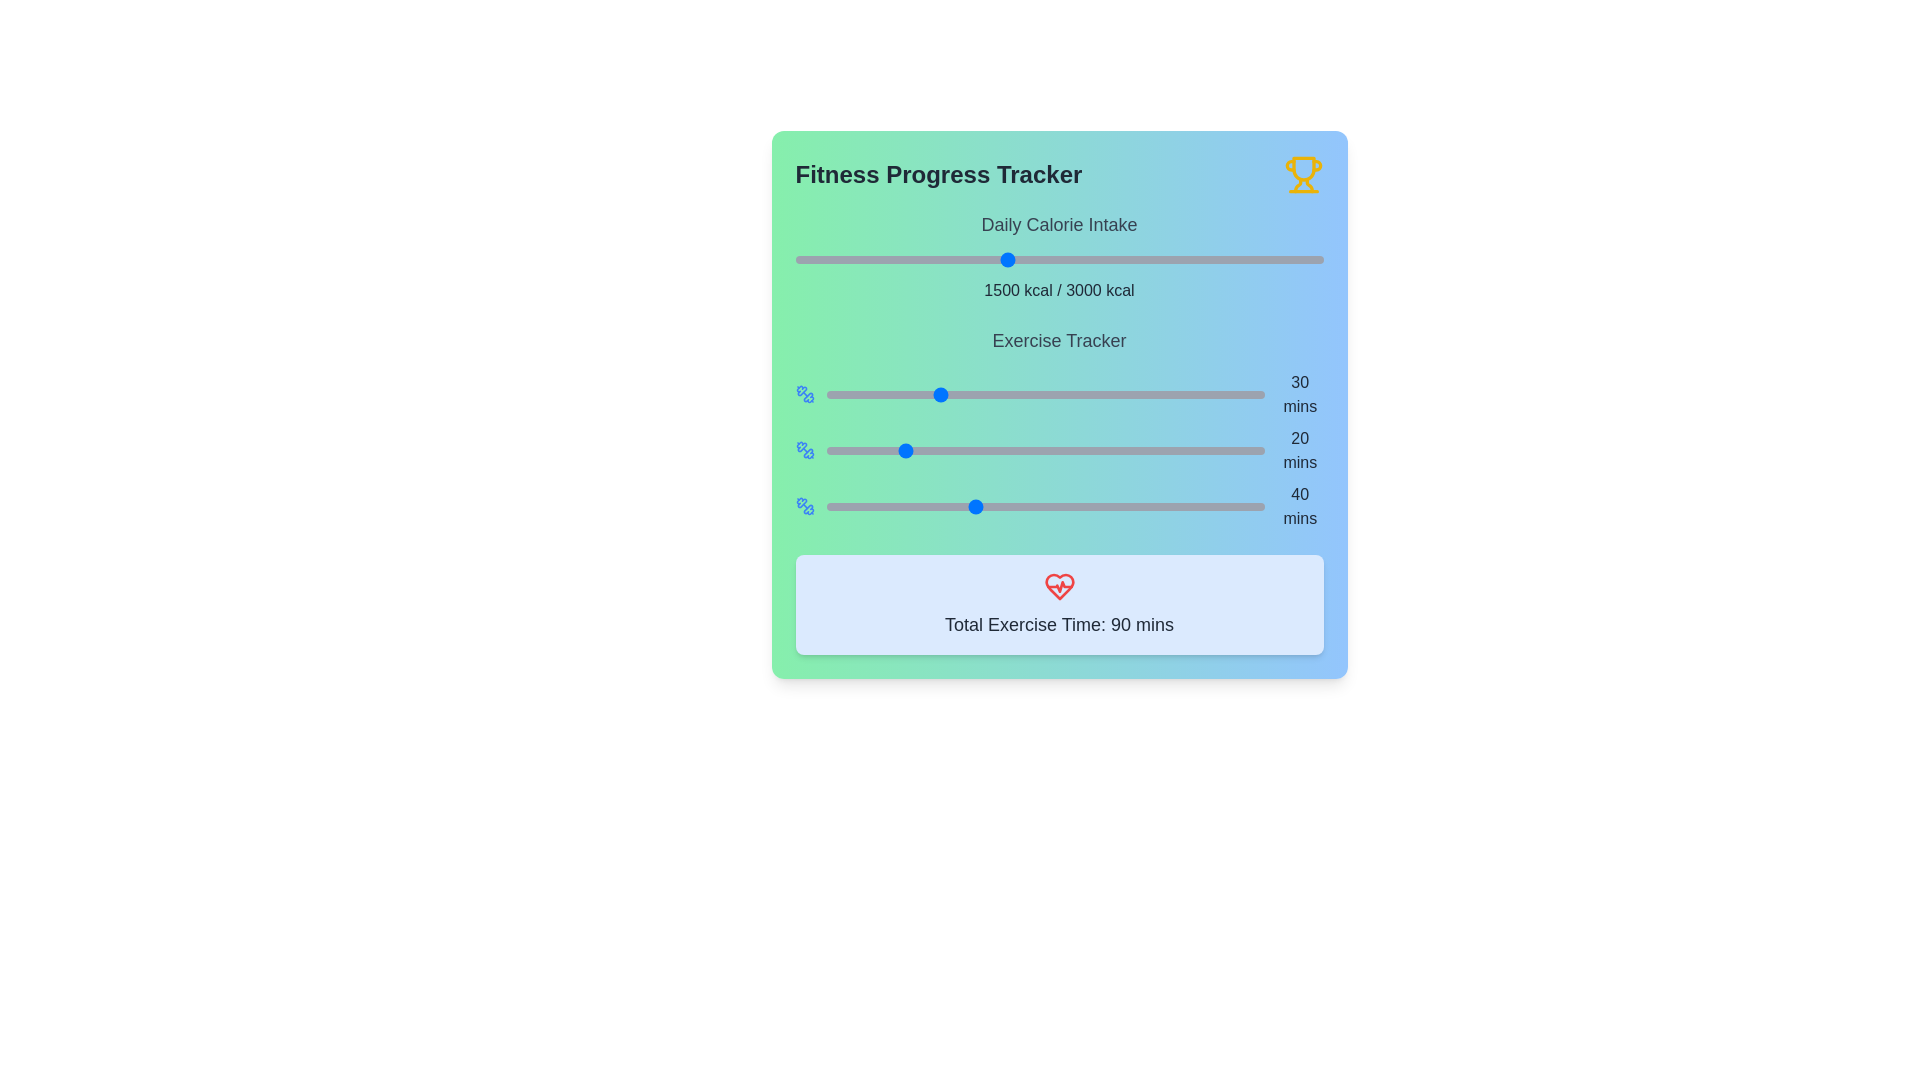  What do you see at coordinates (1118, 258) in the screenshot?
I see `calorie intake` at bounding box center [1118, 258].